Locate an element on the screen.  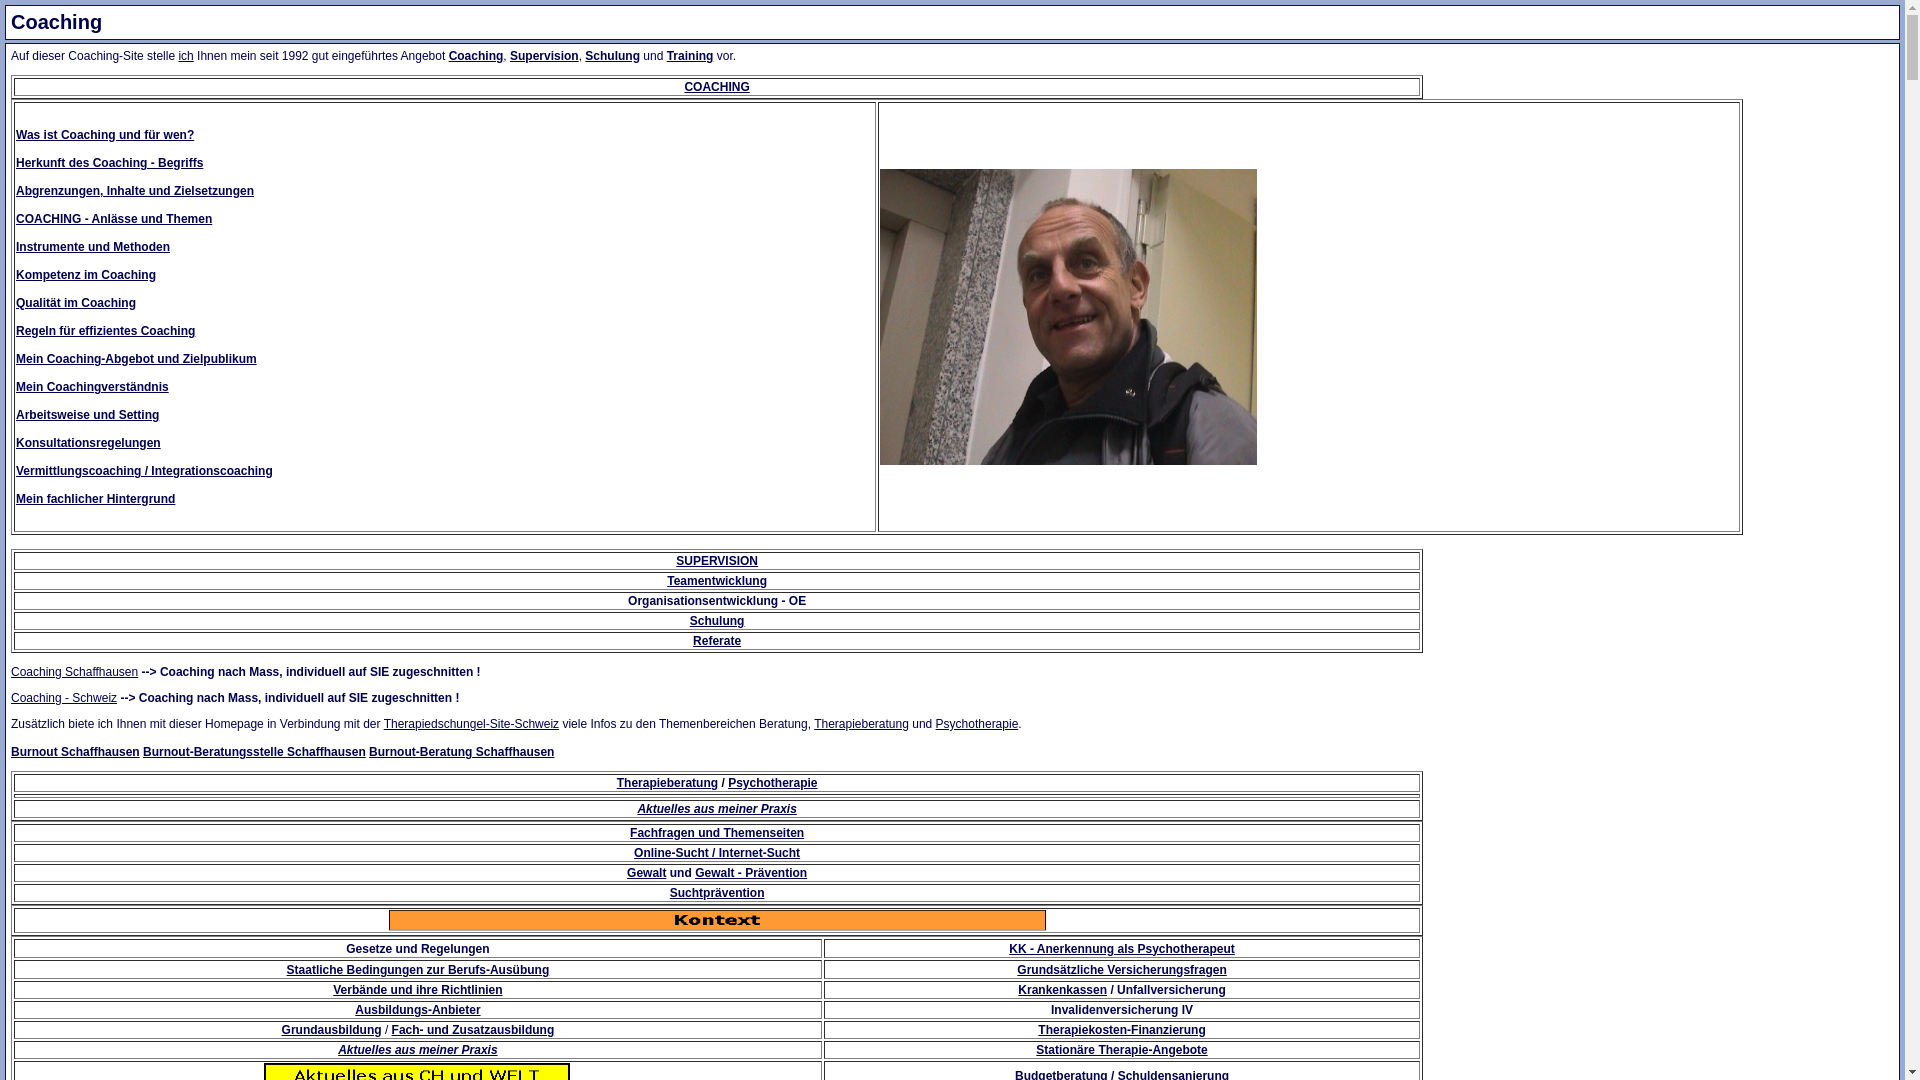
'Abgrenzungen, Inhalte und Zielsetzungen' is located at coordinates (133, 191).